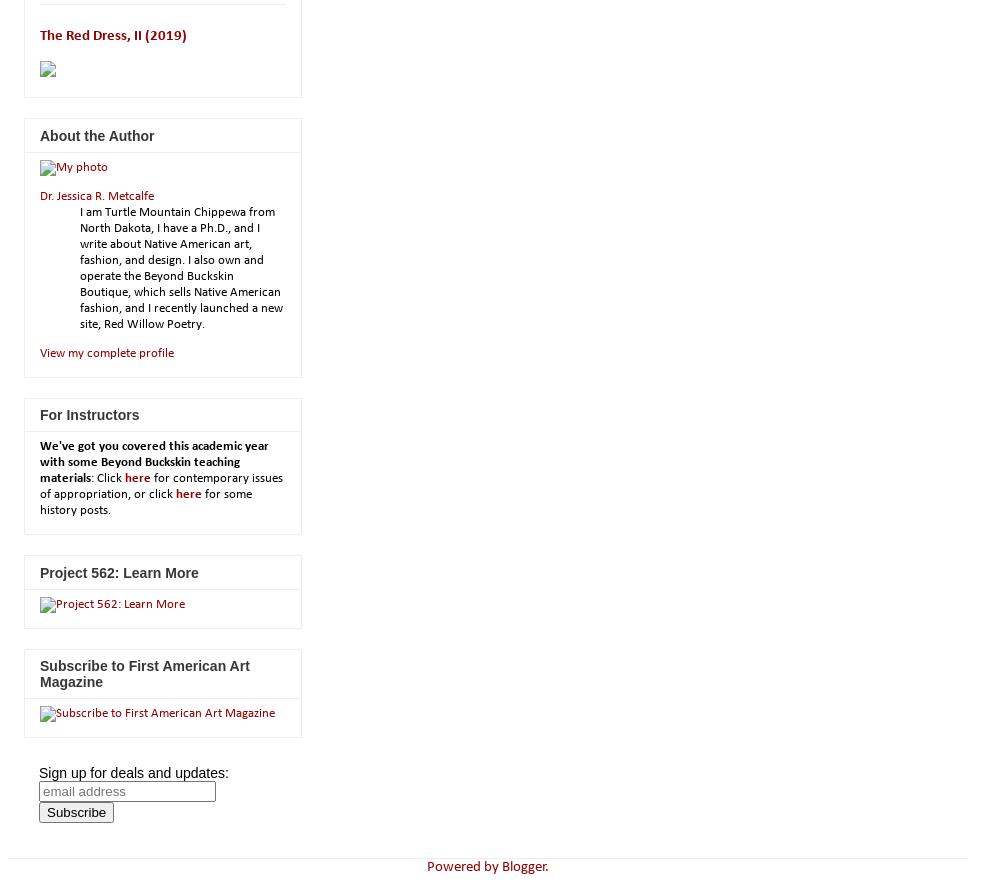  What do you see at coordinates (96, 194) in the screenshot?
I see `'Dr. Jessica R. Metcalfe'` at bounding box center [96, 194].